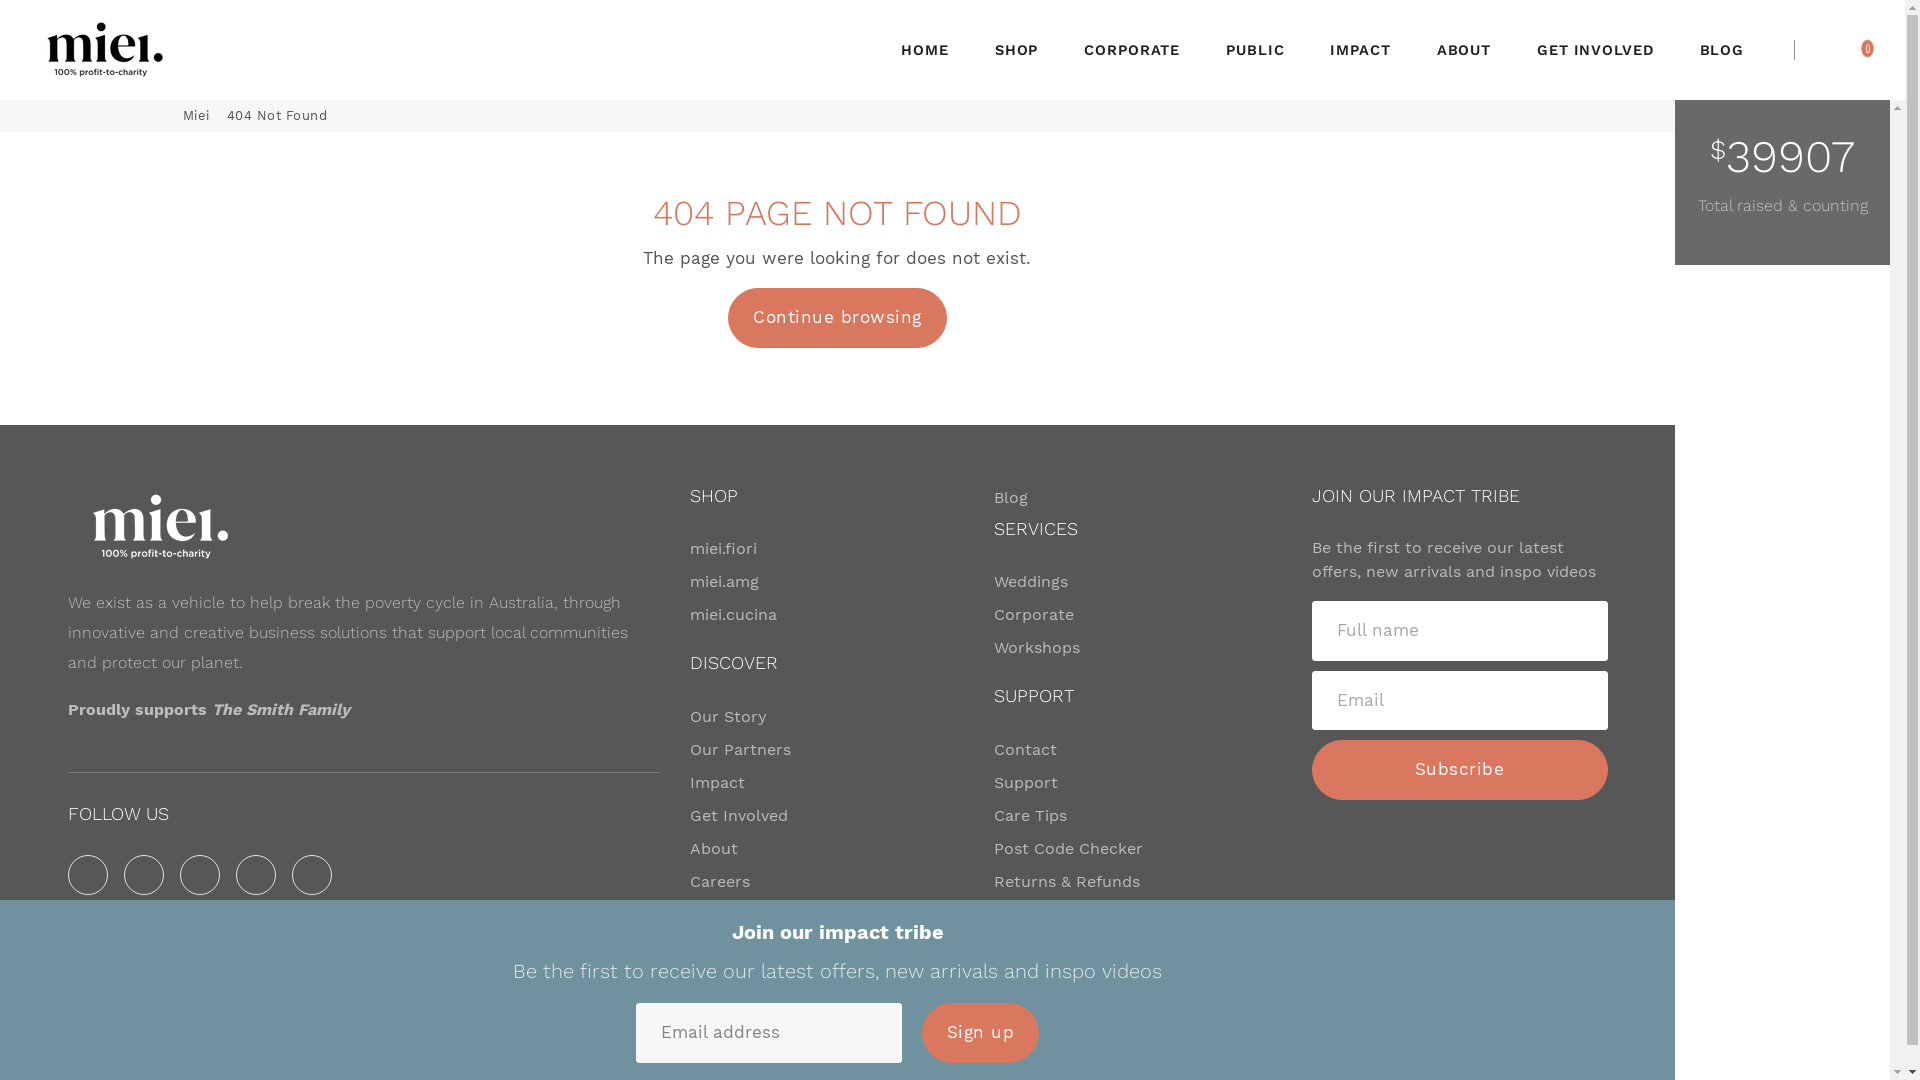 This screenshot has height=1080, width=1920. Describe the element at coordinates (1253, 49) in the screenshot. I see `'PUBLIC'` at that location.